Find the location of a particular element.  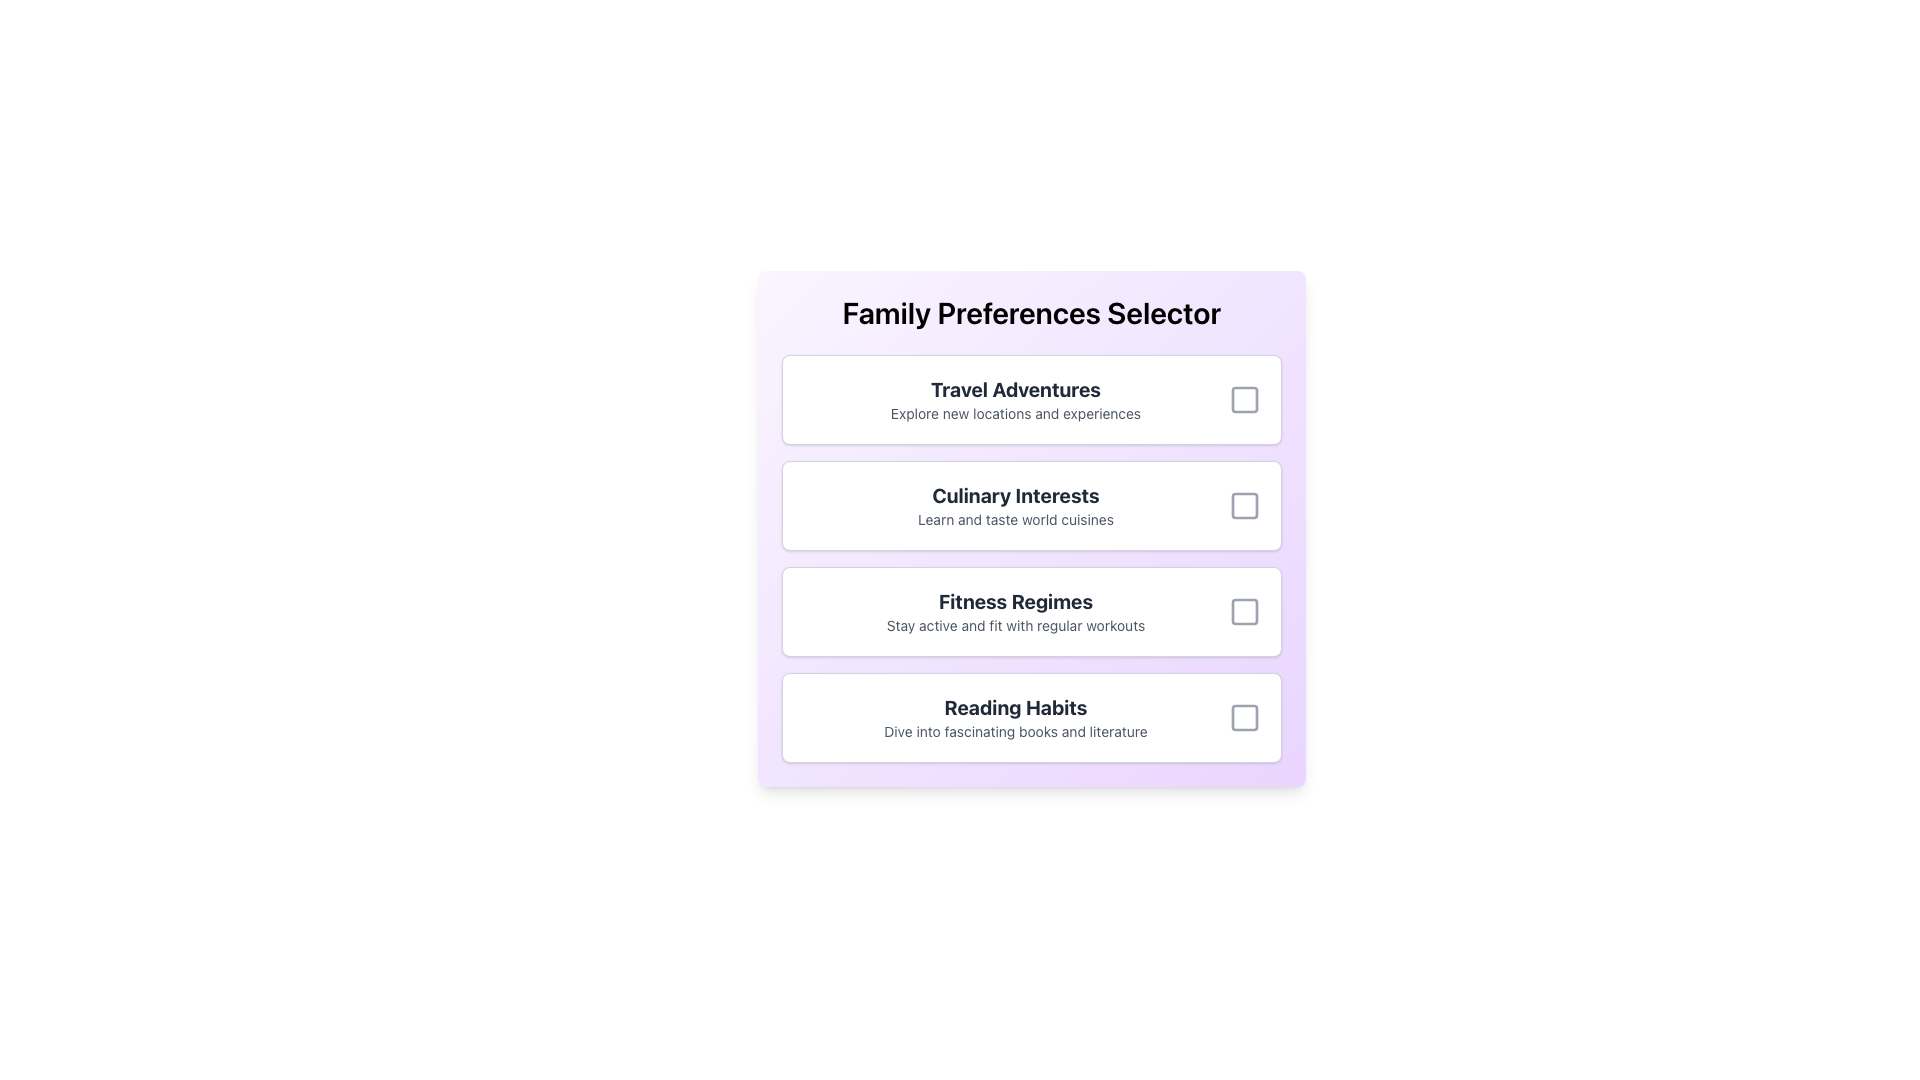

the 'Travel Adventures' selection checkbox located at the far right end of its row is located at coordinates (1243, 400).